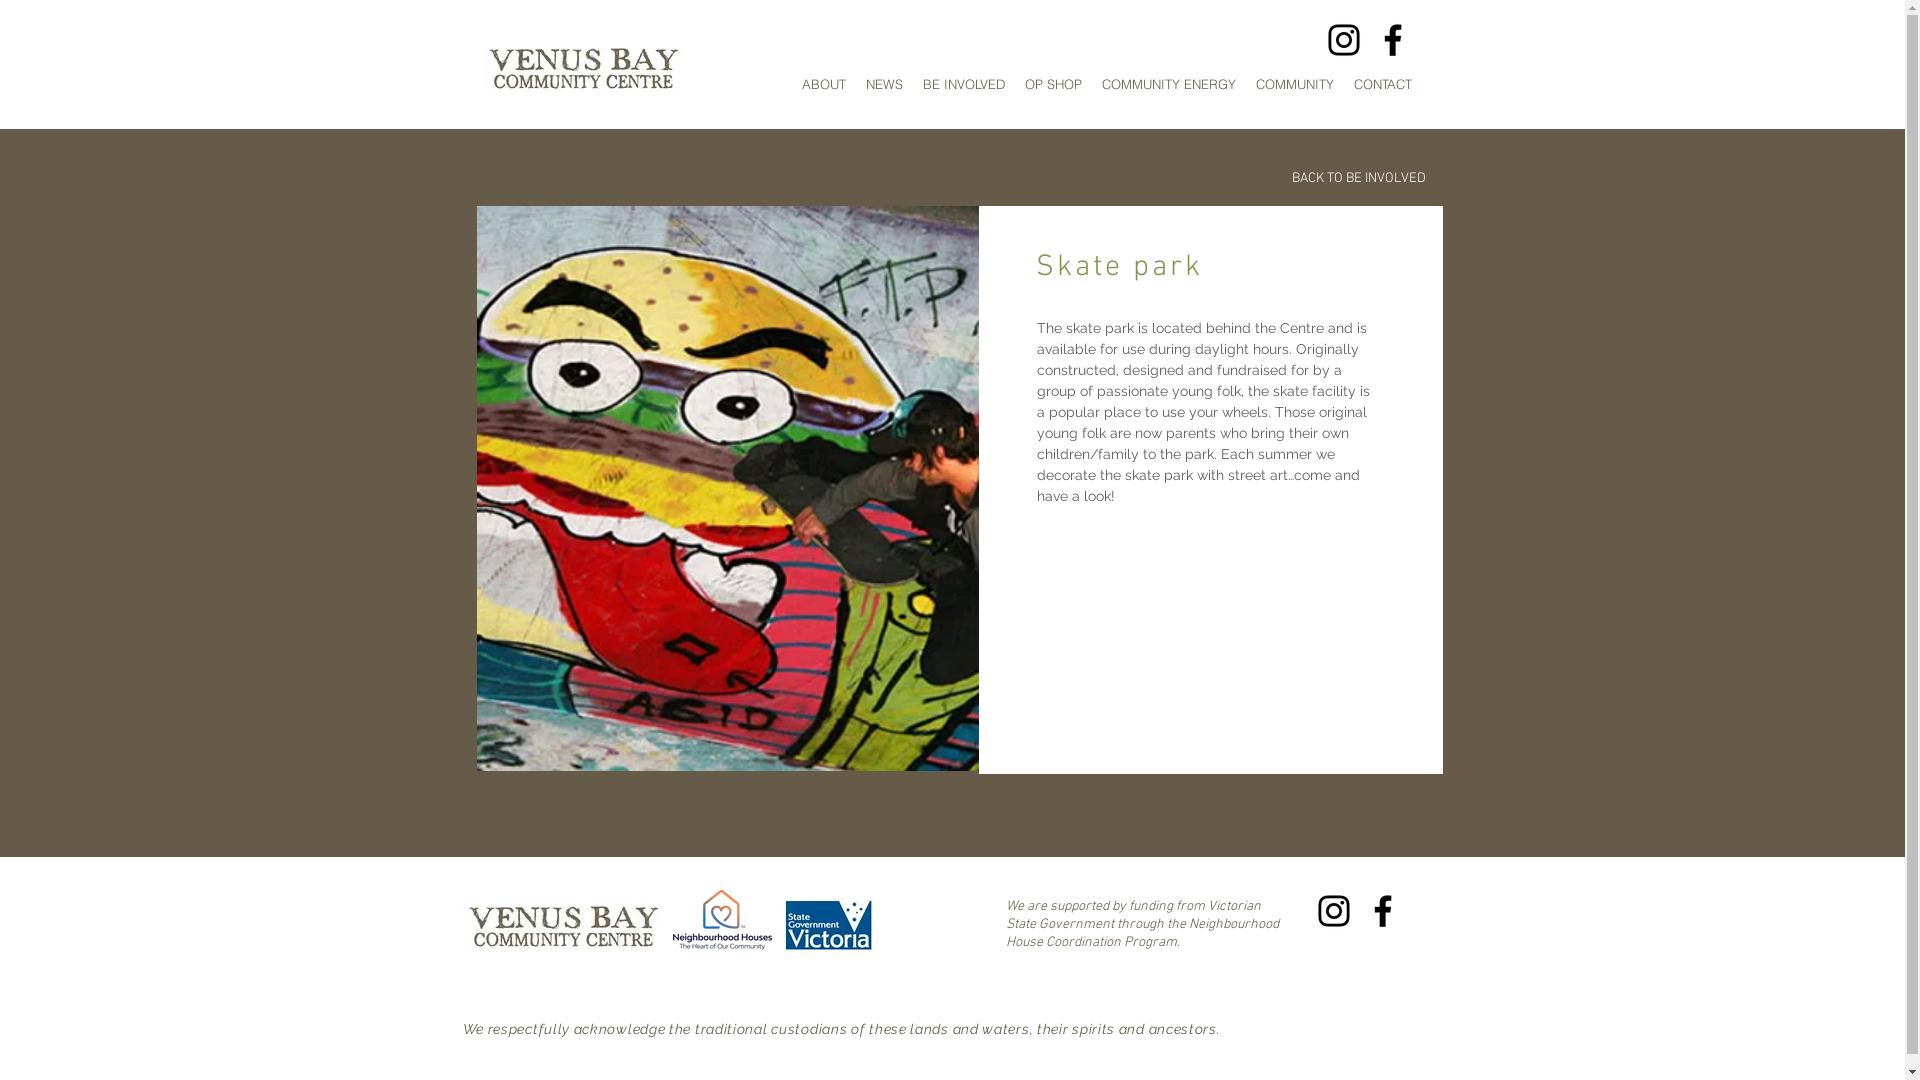 The width and height of the screenshot is (1920, 1080). What do you see at coordinates (1381, 83) in the screenshot?
I see `'CONTACT'` at bounding box center [1381, 83].